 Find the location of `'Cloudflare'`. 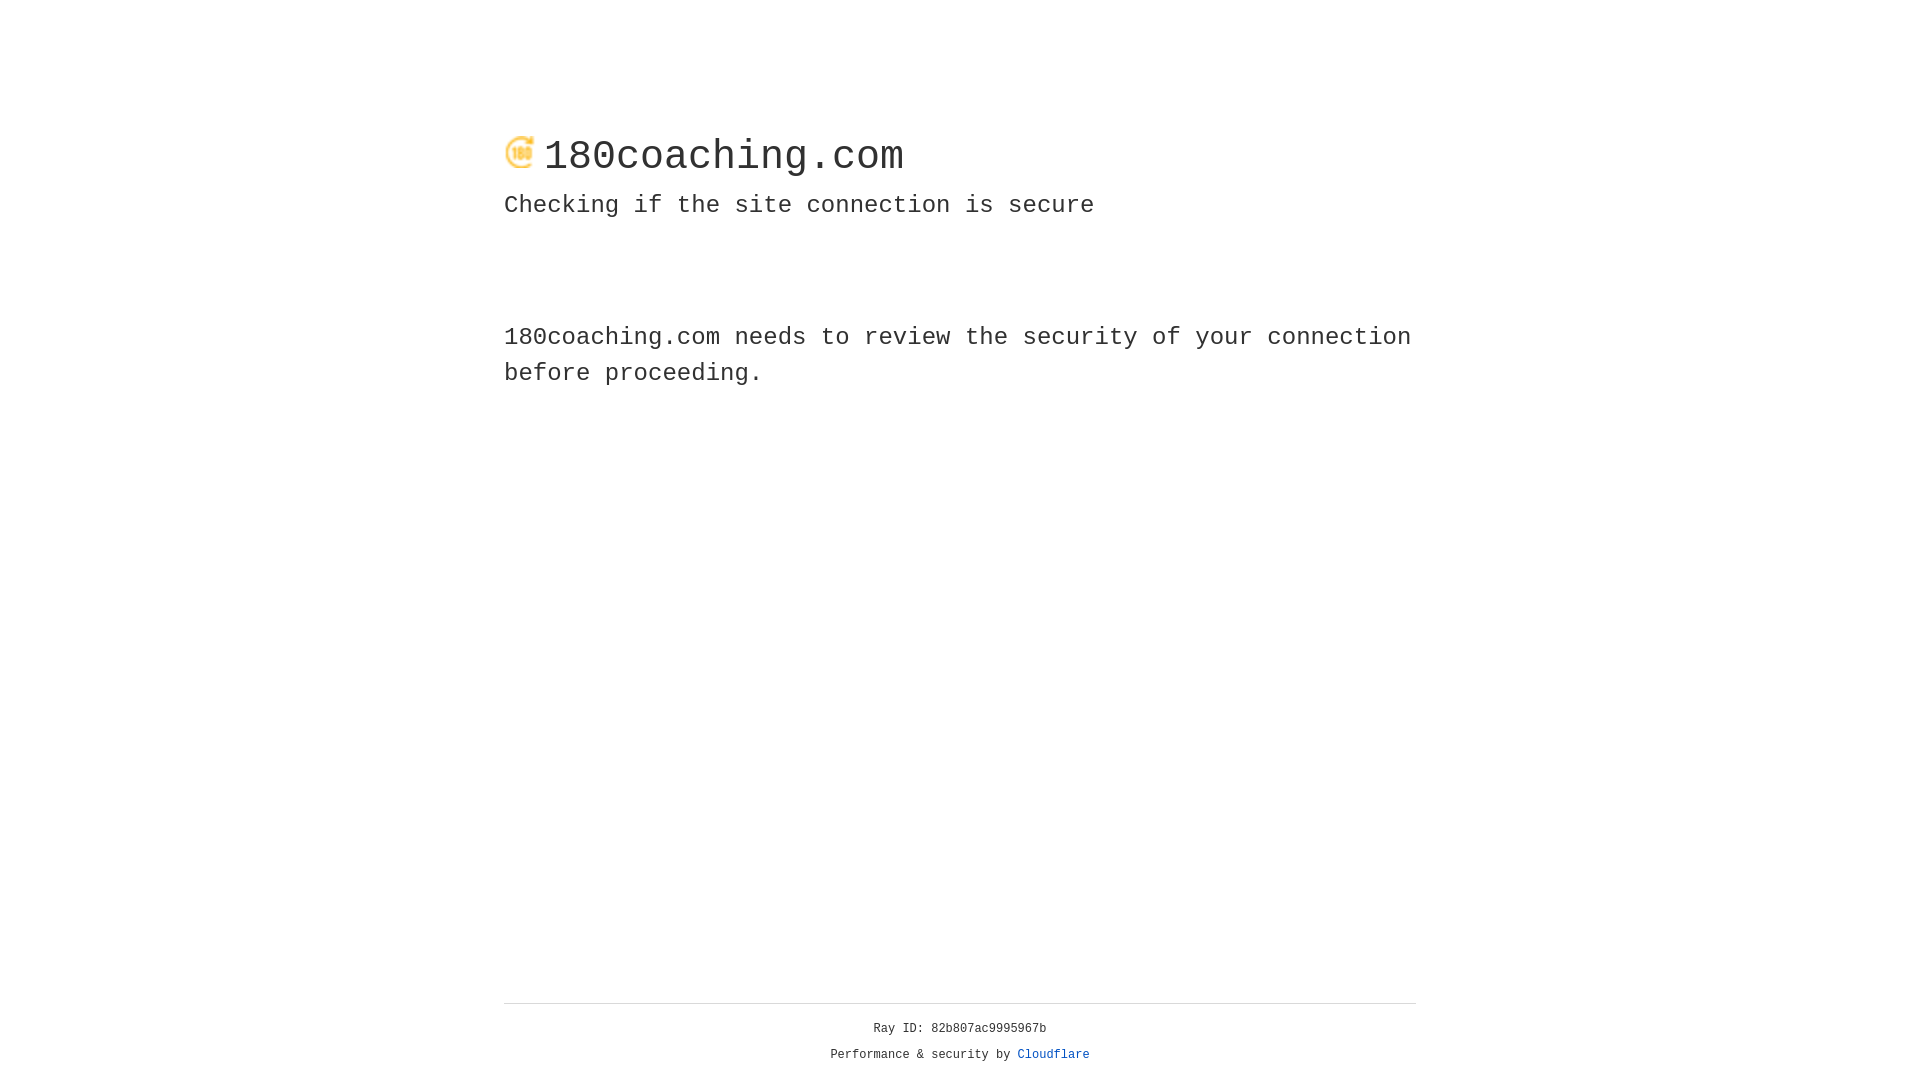

'Cloudflare' is located at coordinates (1053, 1054).